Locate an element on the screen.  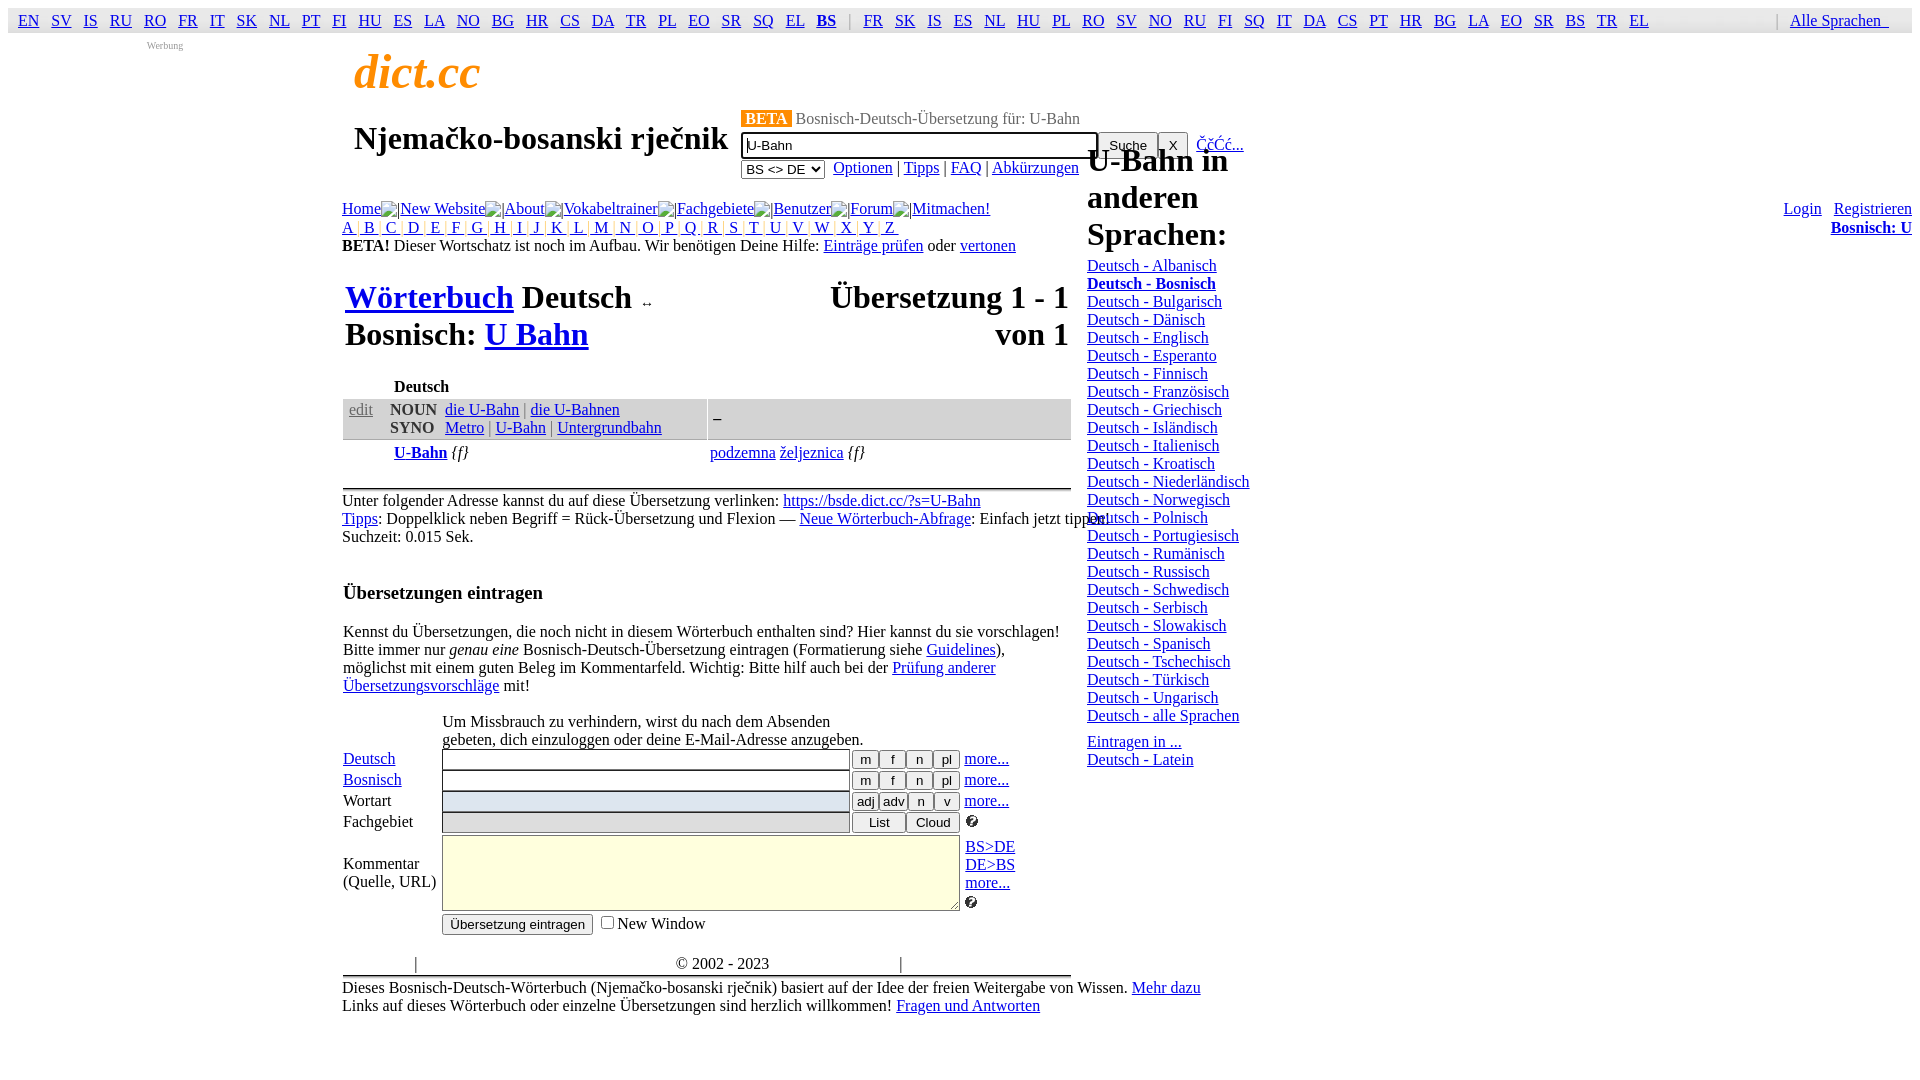
'D' is located at coordinates (412, 226).